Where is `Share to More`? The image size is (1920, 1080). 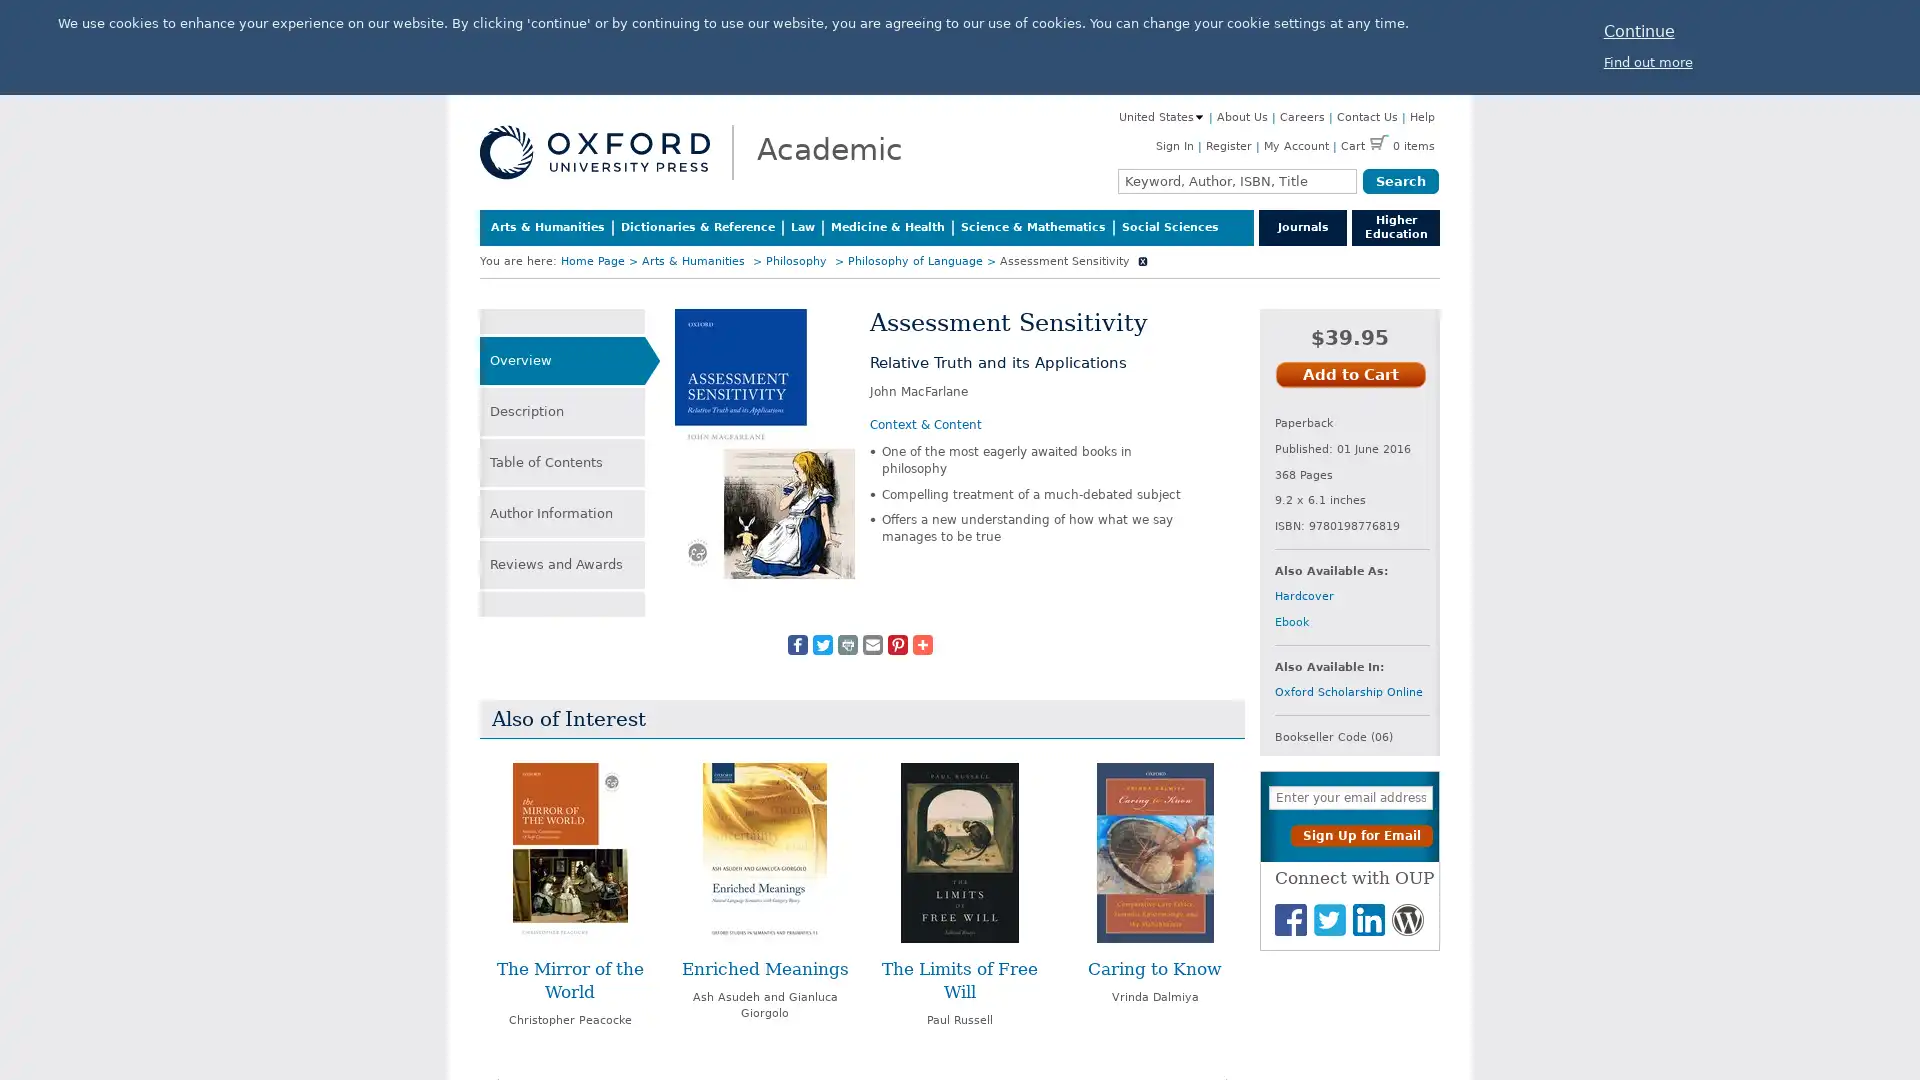
Share to More is located at coordinates (920, 644).